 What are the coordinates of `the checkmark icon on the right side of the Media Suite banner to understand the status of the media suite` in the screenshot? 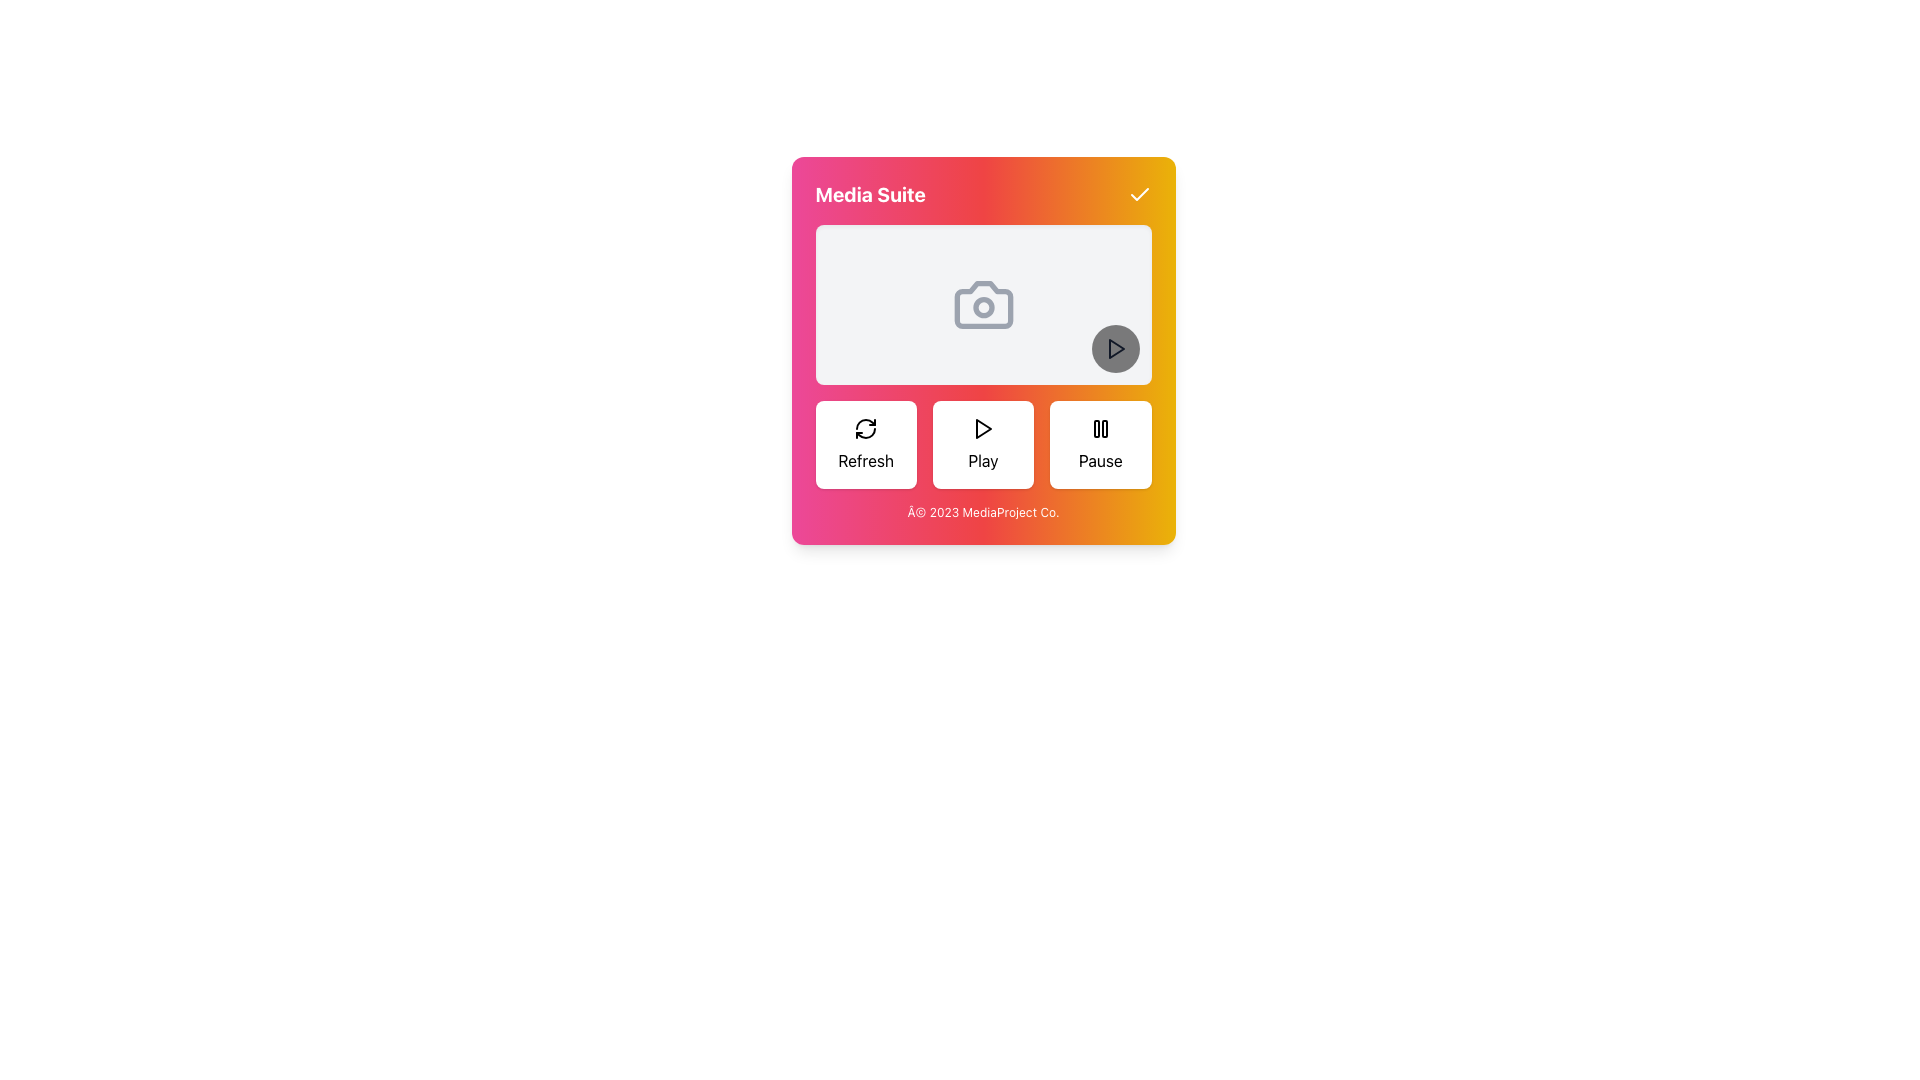 It's located at (983, 195).